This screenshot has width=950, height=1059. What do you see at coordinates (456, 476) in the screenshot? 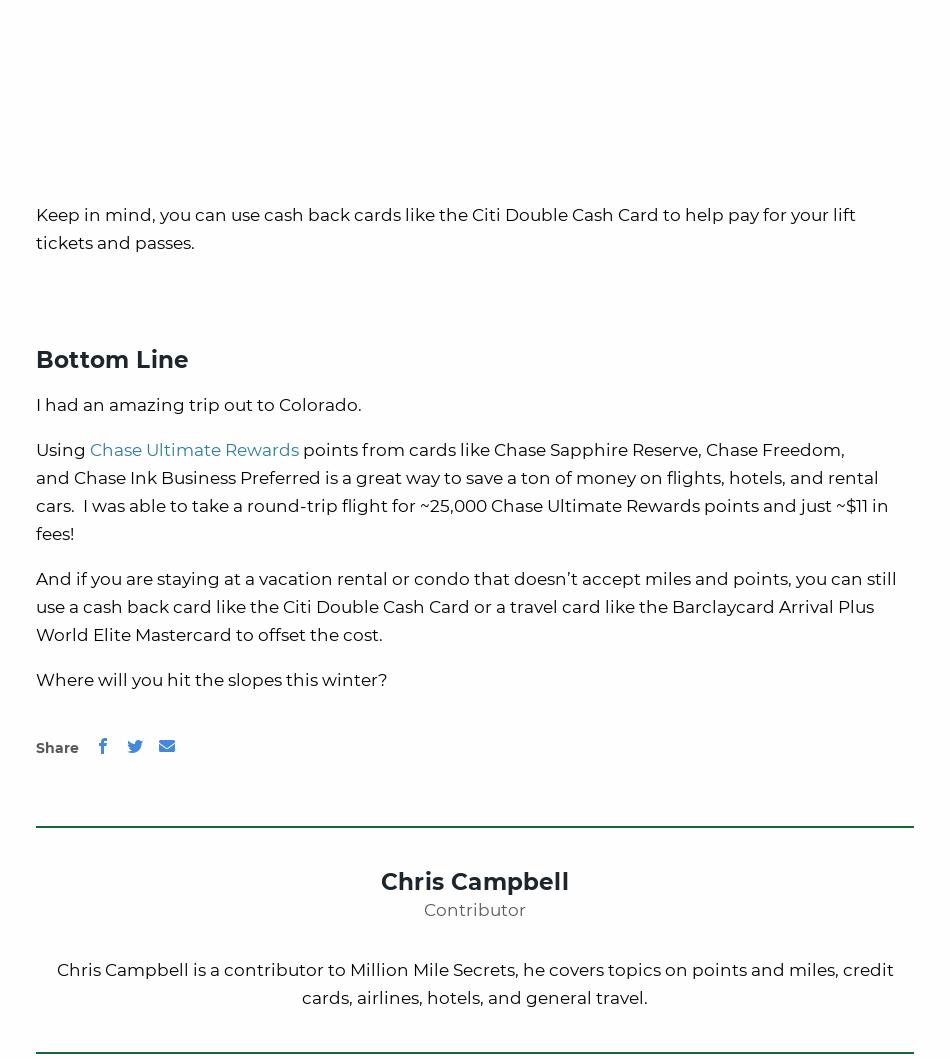
I see `'points from cards like Chase Sapphire Reserve, Chase Freedom, and Chase Ink Business Preferred is a great way to save a ton of money on flights, hotels, and rental cars.  I was able to take a round-trip'` at bounding box center [456, 476].